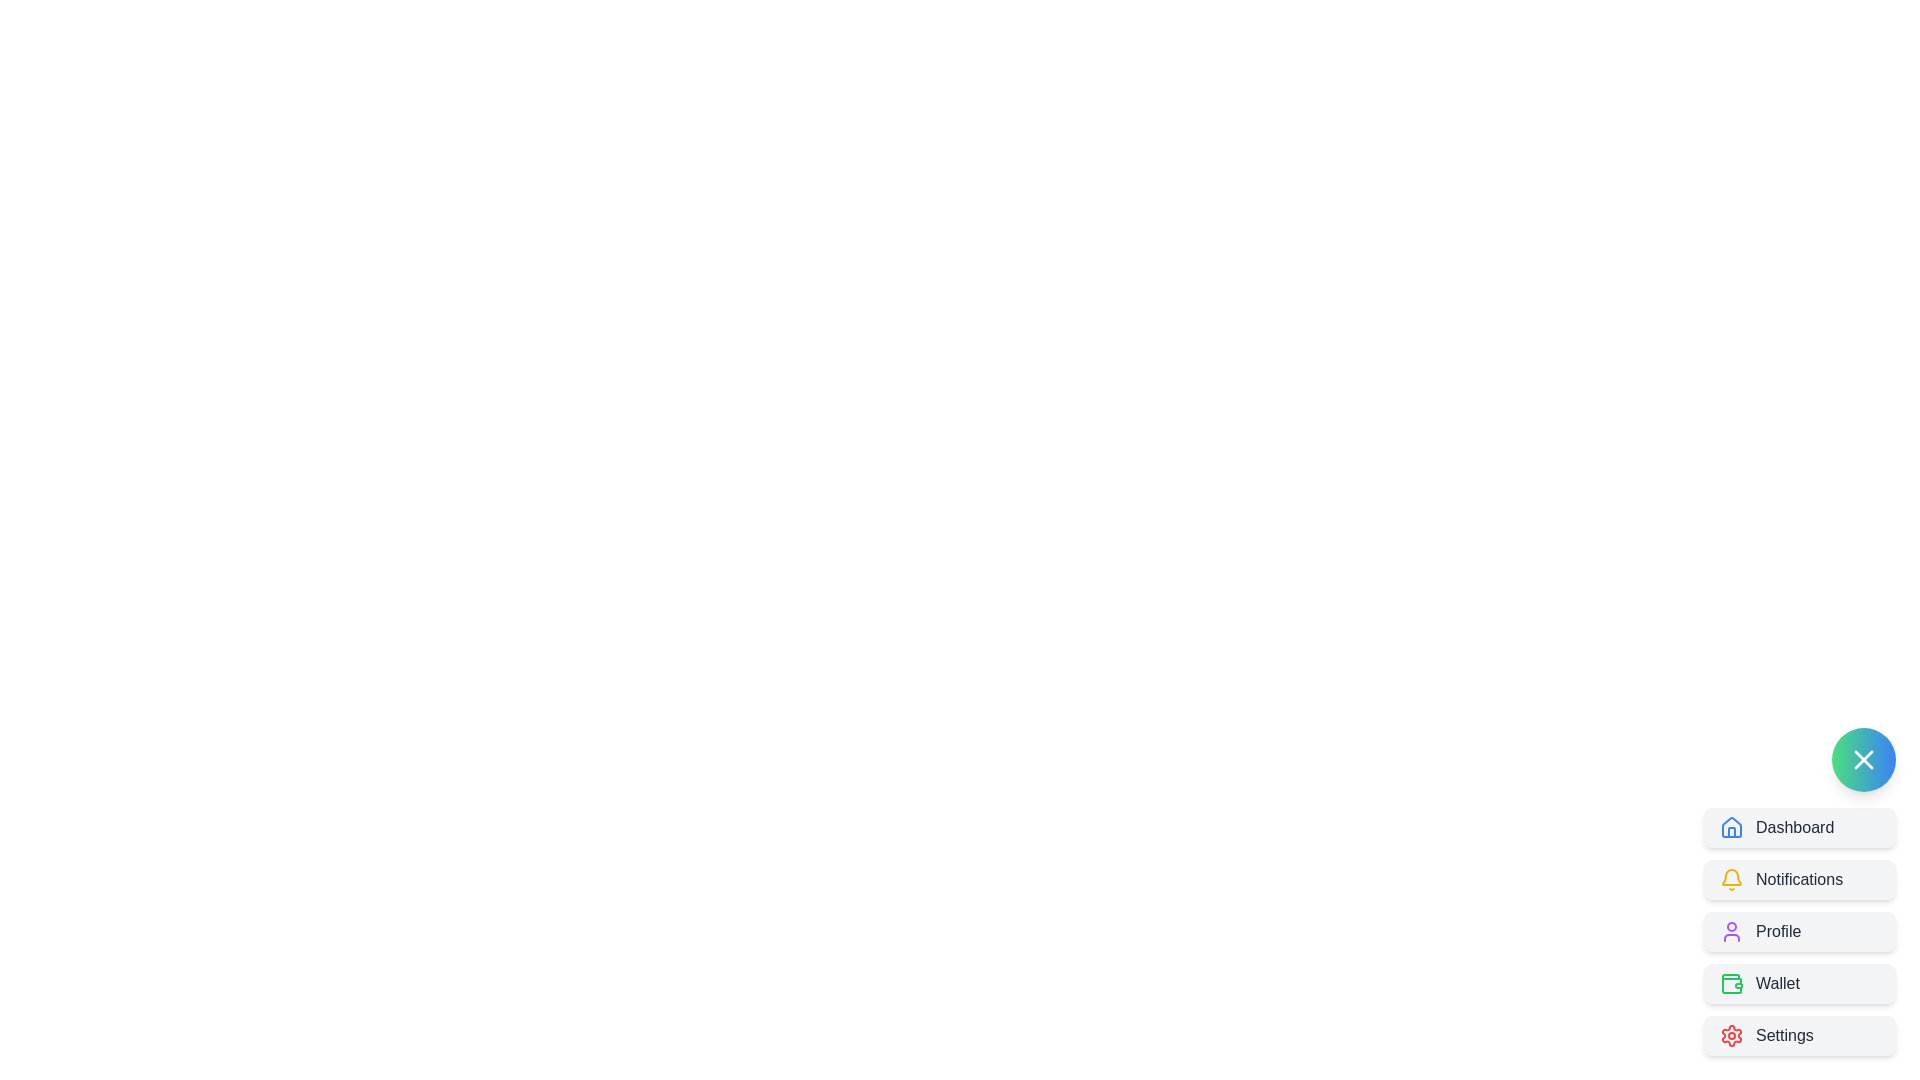 This screenshot has height=1080, width=1920. Describe the element at coordinates (1862, 759) in the screenshot. I see `the circular button with a gradient color transitioning from green to blue that features a white 'X' icon centered within it, located at the bottom-right corner of the interface above the vertical menu` at that location.